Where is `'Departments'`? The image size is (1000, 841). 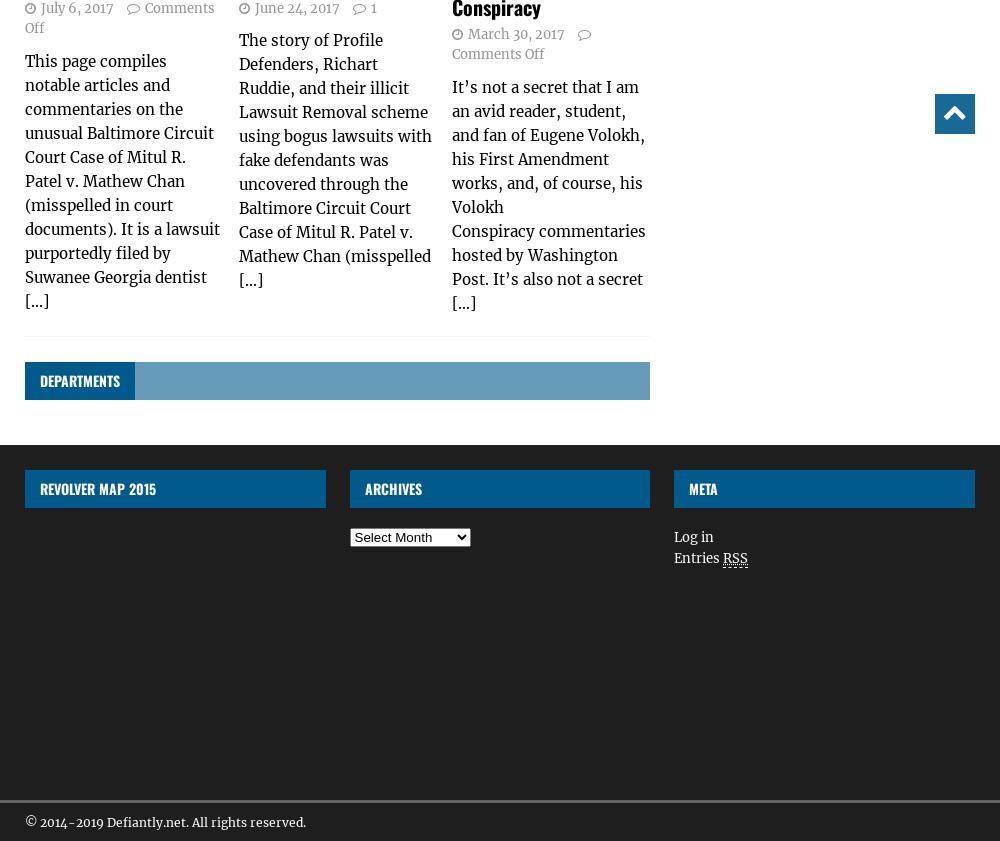 'Departments' is located at coordinates (79, 379).